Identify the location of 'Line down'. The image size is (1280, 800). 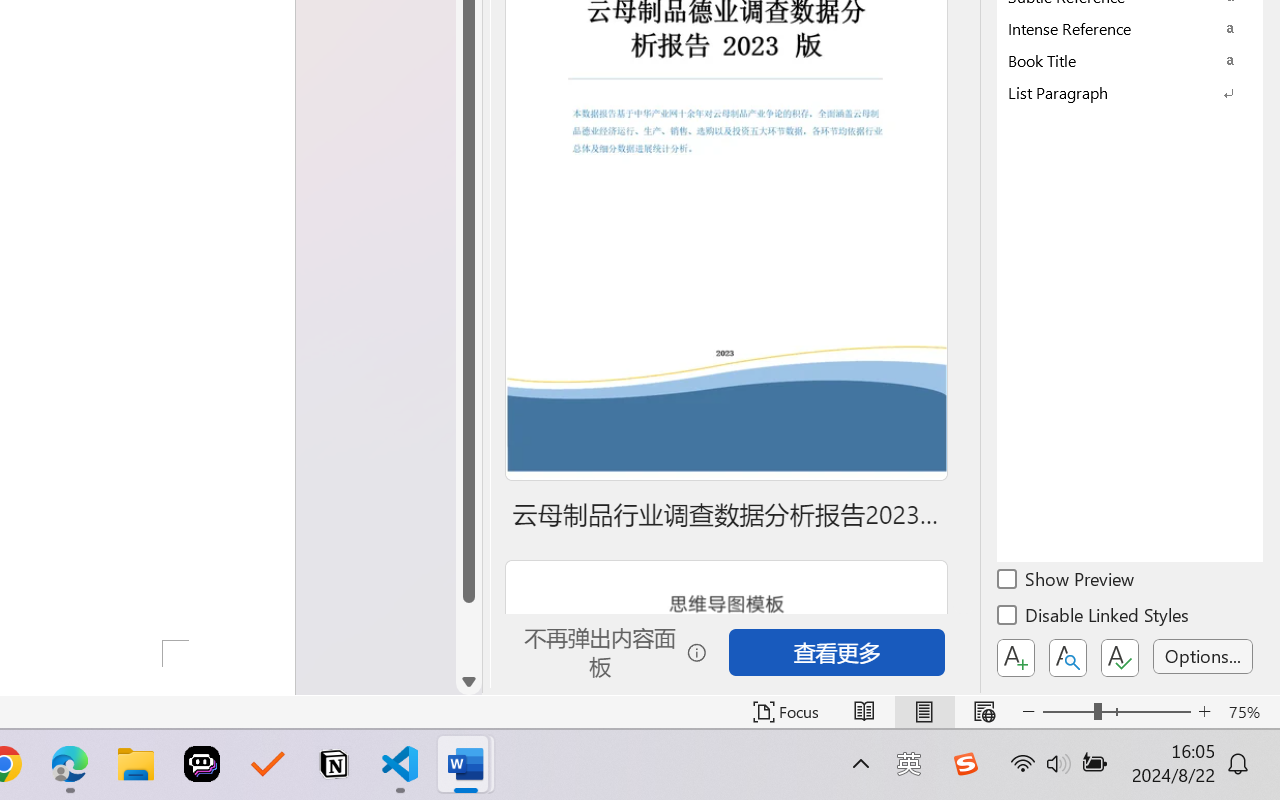
(468, 682).